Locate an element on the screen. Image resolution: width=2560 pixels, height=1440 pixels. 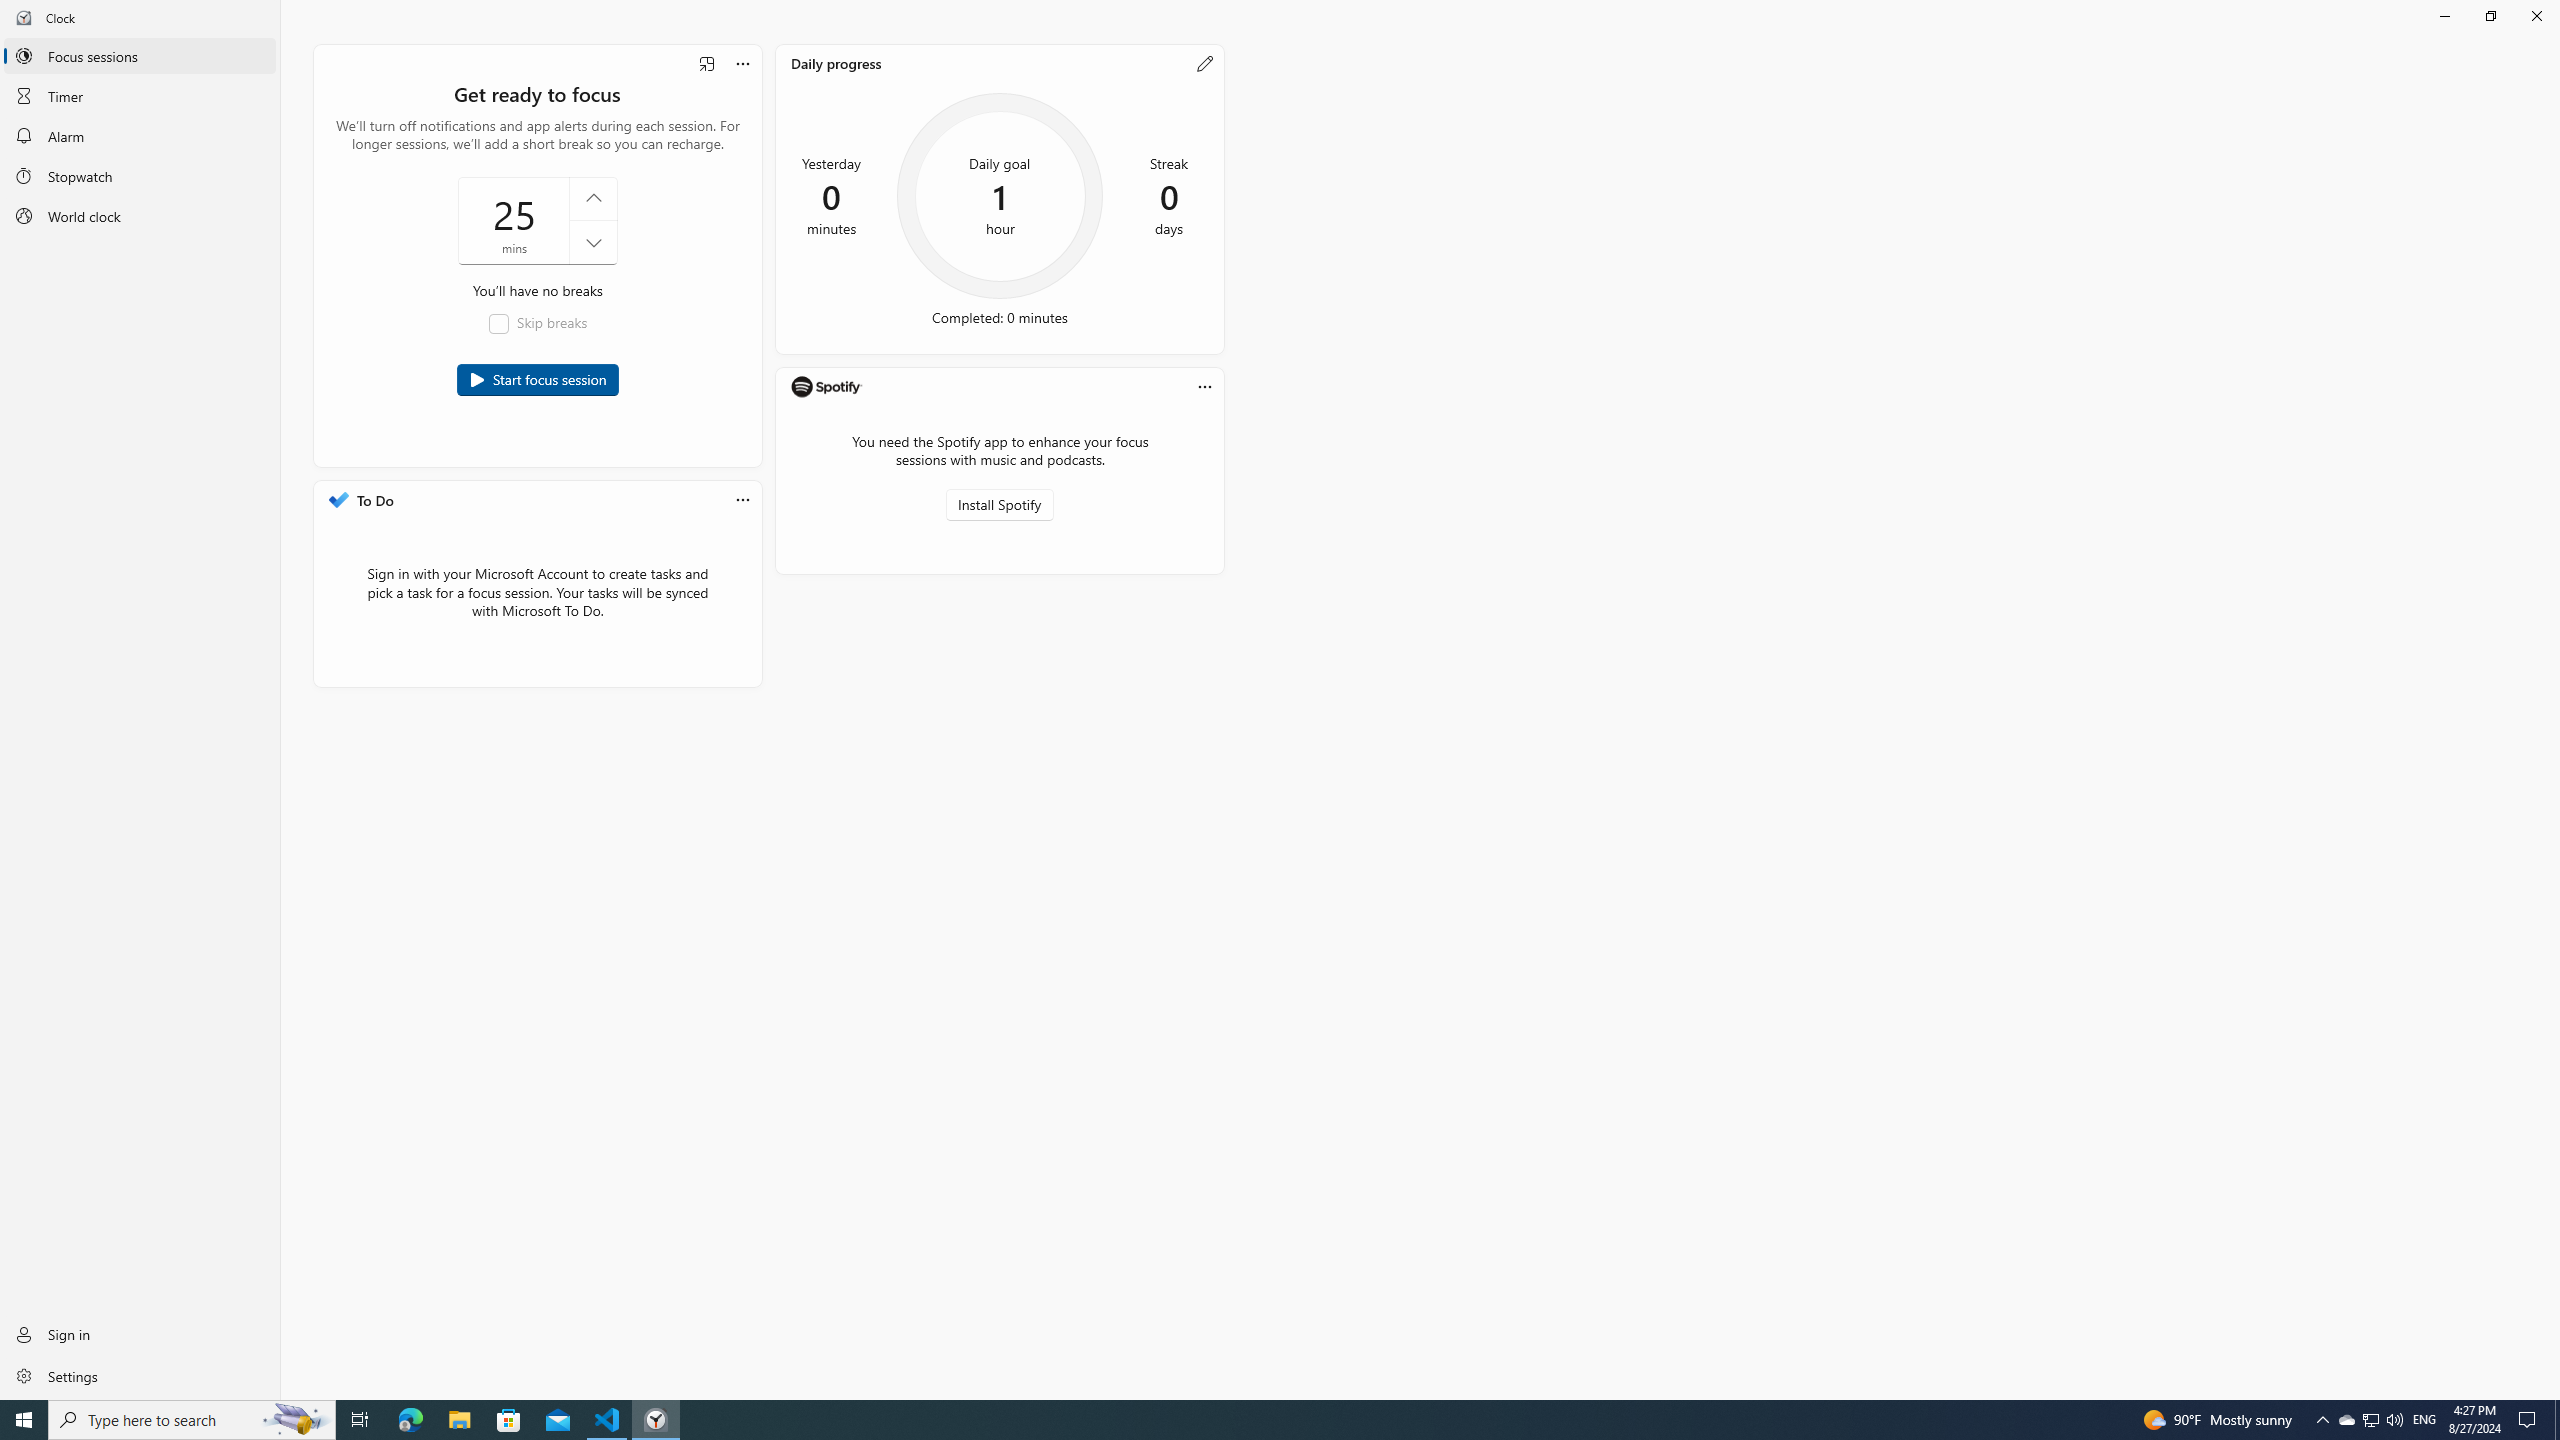
'Timer' is located at coordinates (139, 95).